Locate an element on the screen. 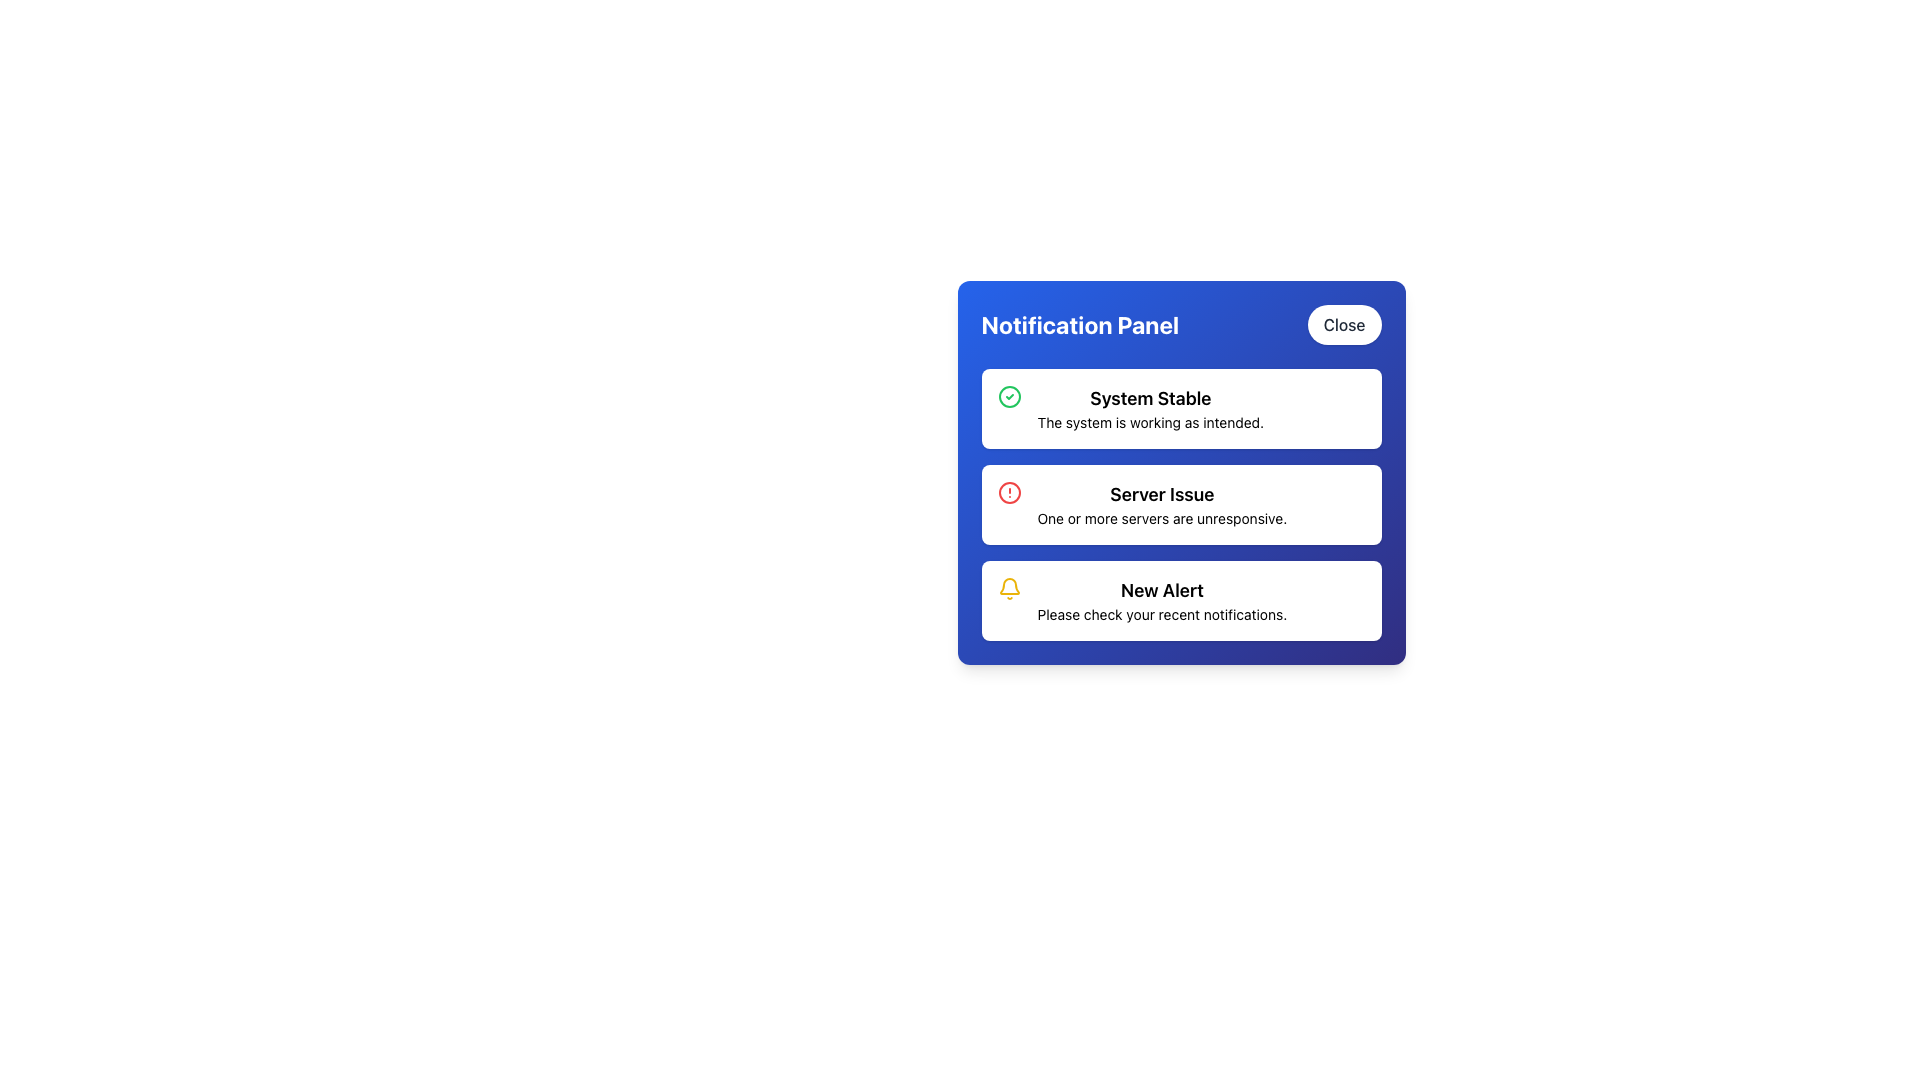 This screenshot has height=1080, width=1920. the validation status represented by the 'System Stable' icon located to the left of the text in the notification panel is located at coordinates (1009, 397).